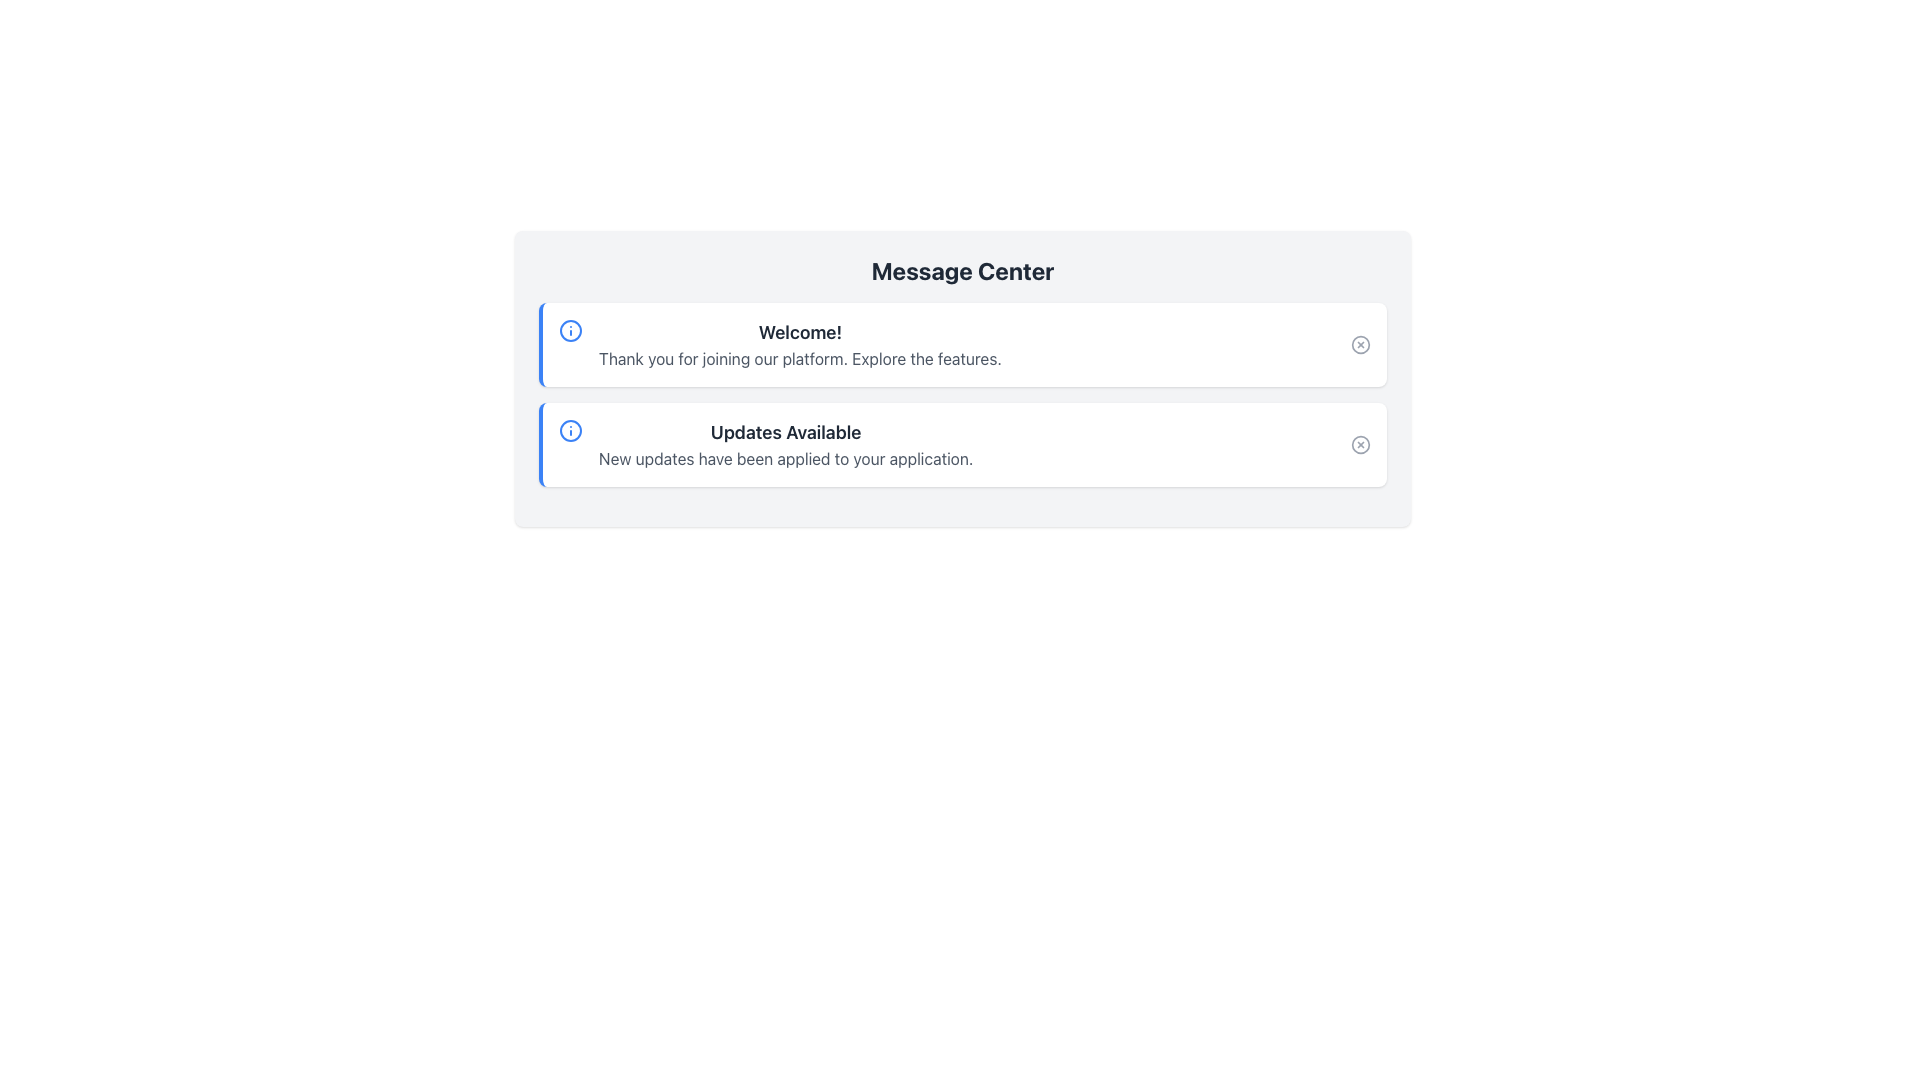 The width and height of the screenshot is (1920, 1080). Describe the element at coordinates (1360, 343) in the screenshot. I see `the circular close button with a gray border located at the top-right corner of the 'Welcome!' message box` at that location.